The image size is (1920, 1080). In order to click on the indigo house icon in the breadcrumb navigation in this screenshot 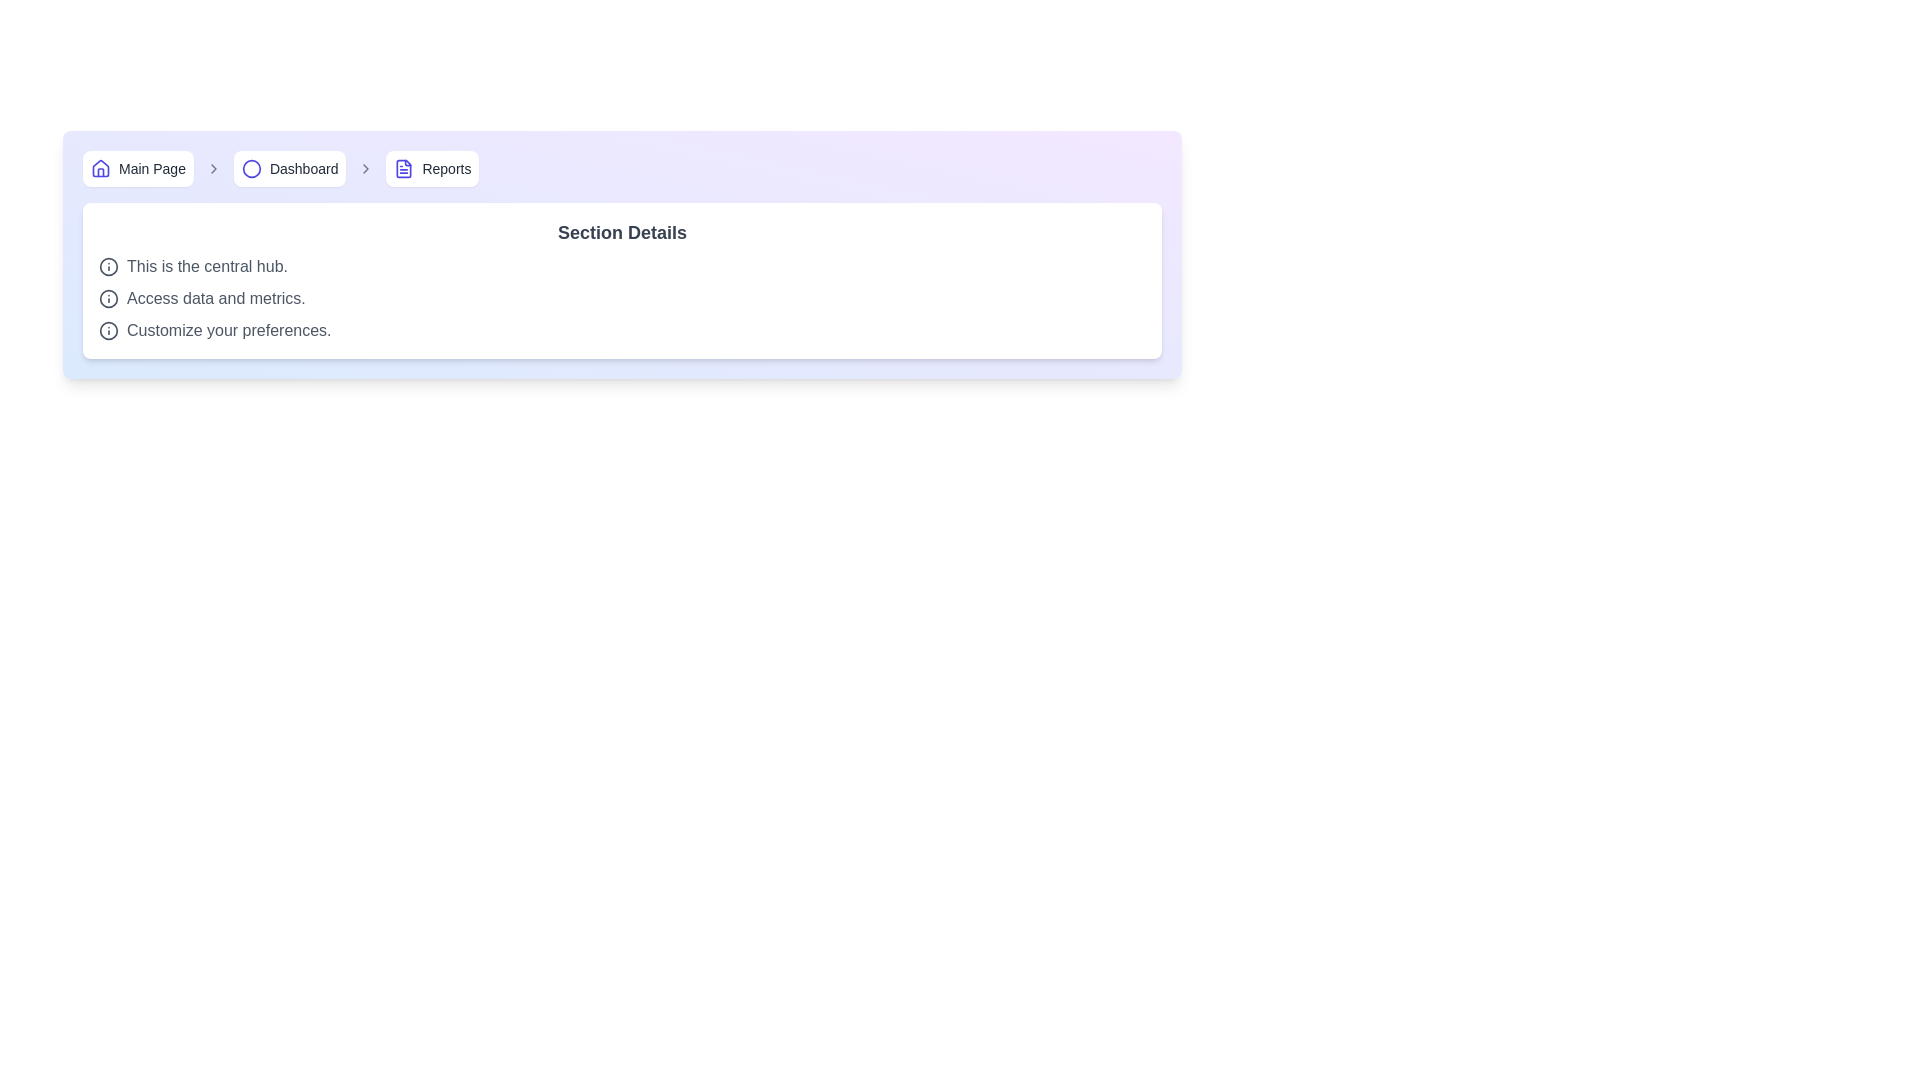, I will do `click(99, 168)`.